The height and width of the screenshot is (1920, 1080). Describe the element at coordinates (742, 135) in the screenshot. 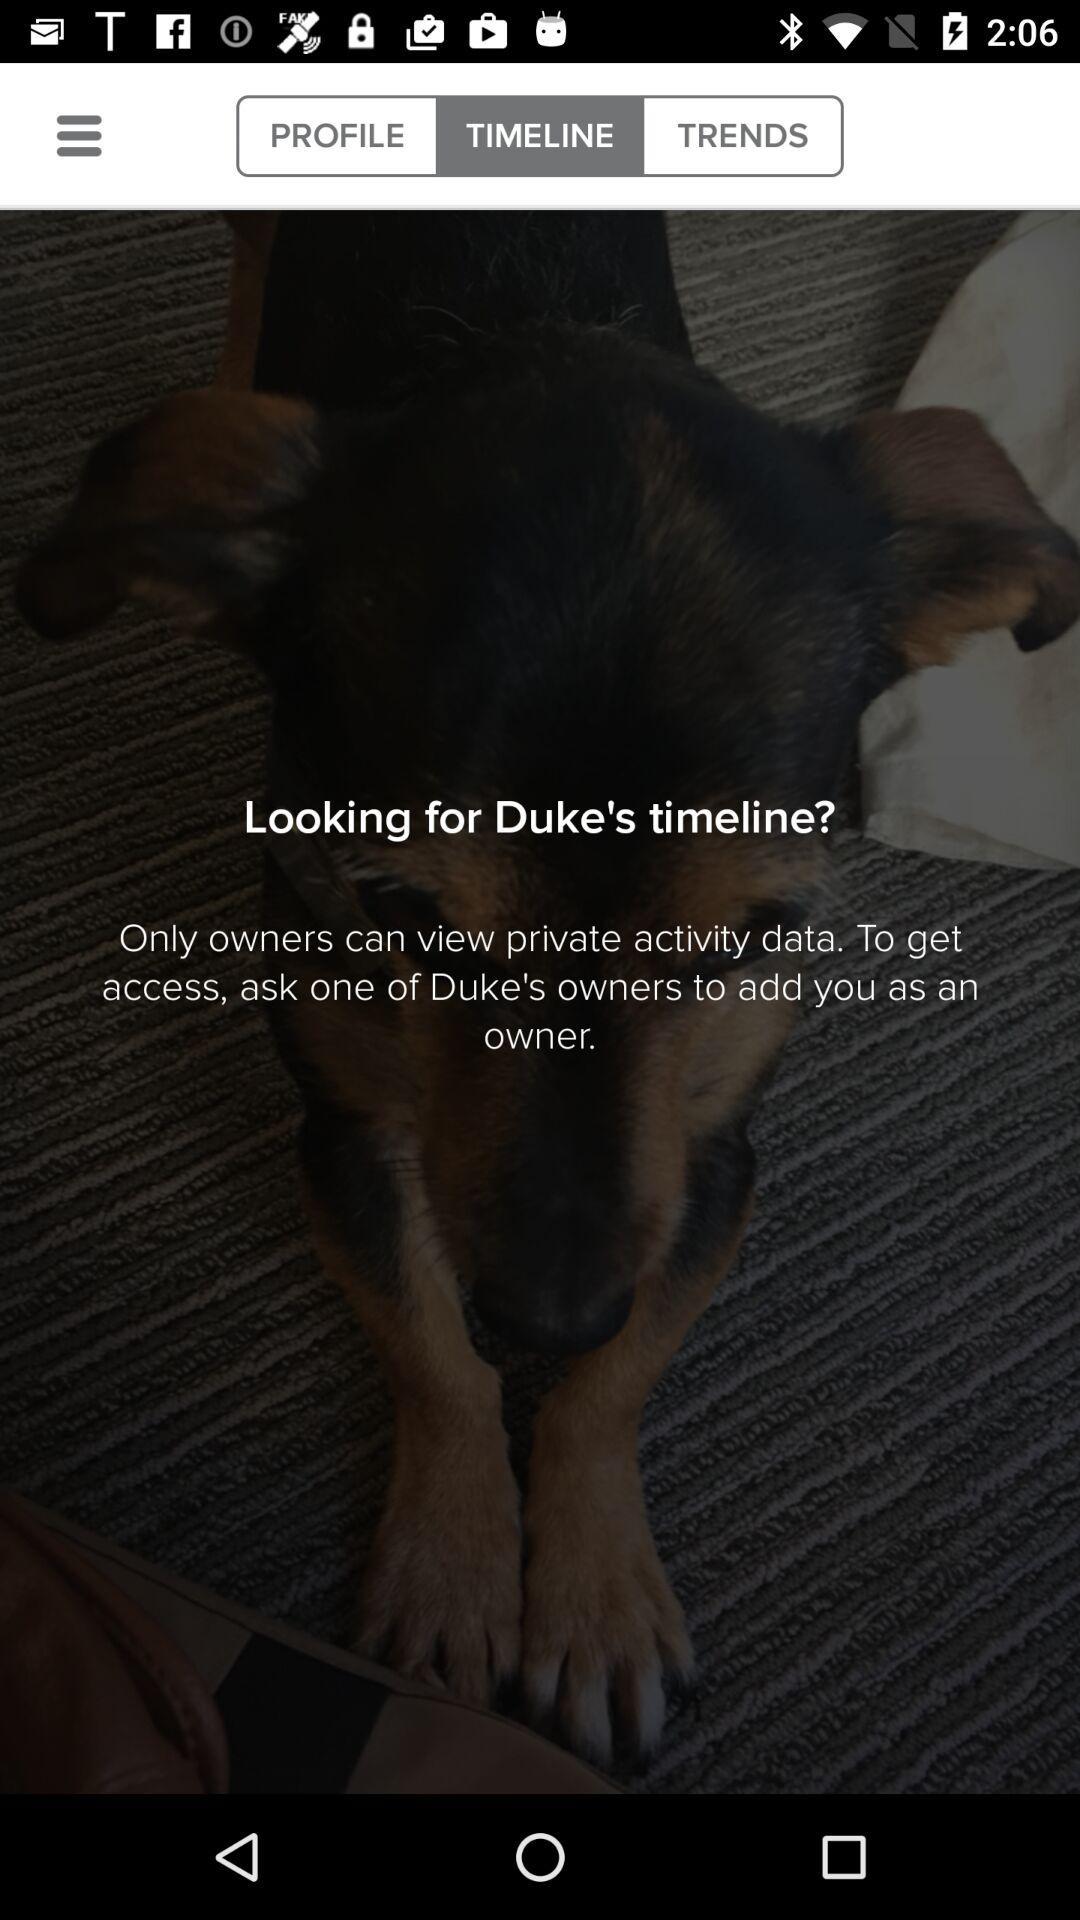

I see `the icon next to the timeline icon` at that location.